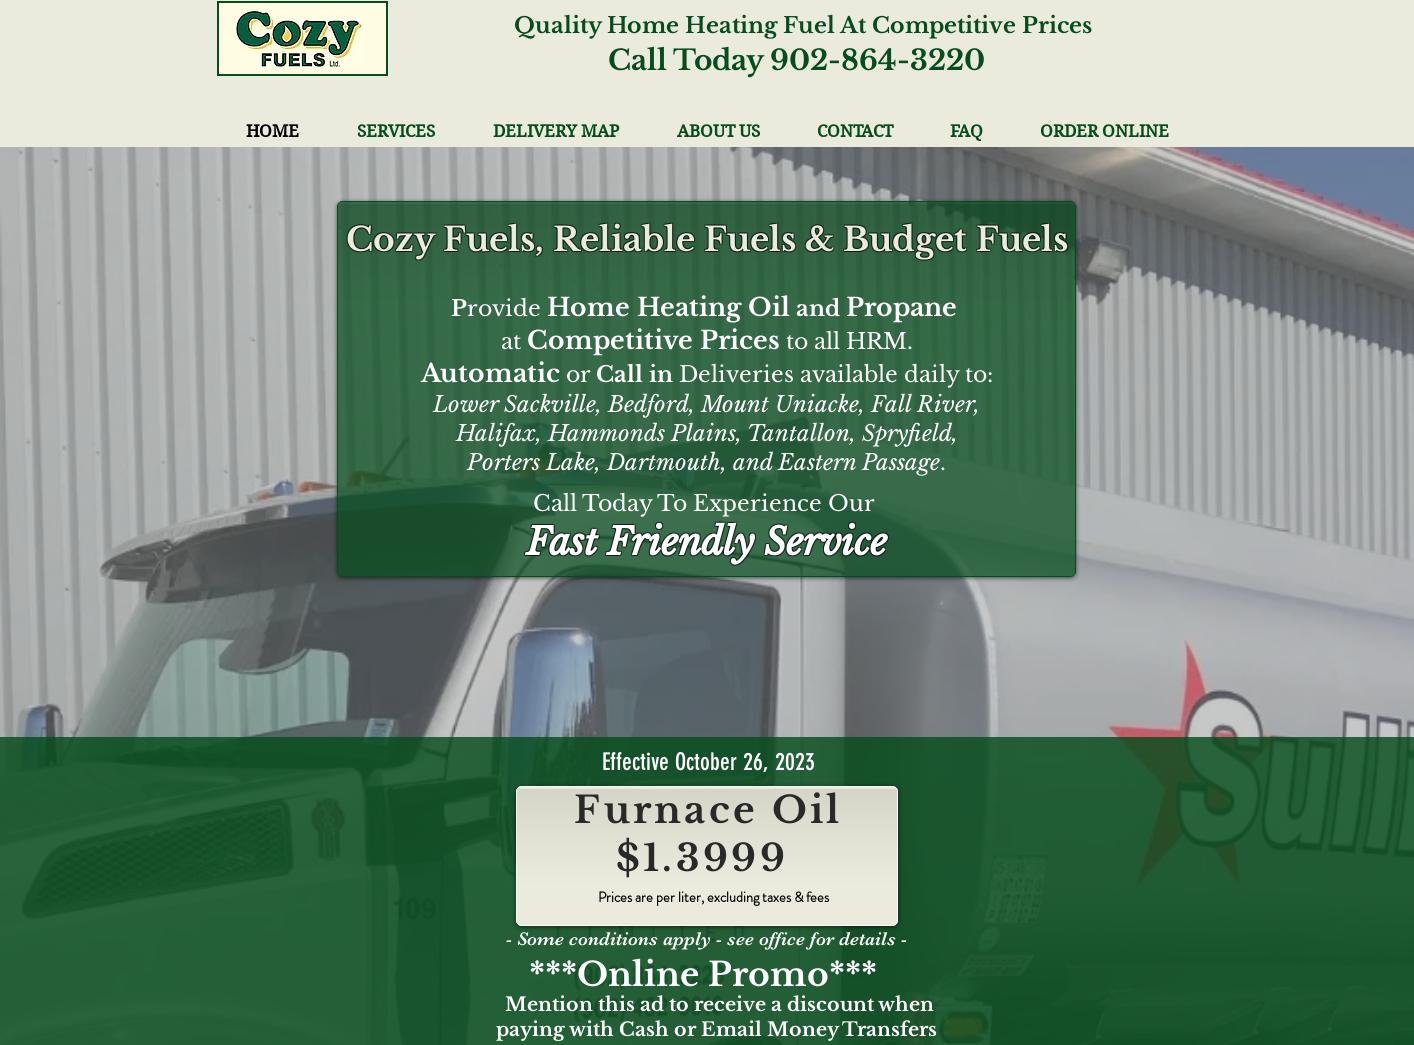 Image resolution: width=1414 pixels, height=1045 pixels. What do you see at coordinates (711, 701) in the screenshot?
I see `'Commercial Propane Delivery'` at bounding box center [711, 701].